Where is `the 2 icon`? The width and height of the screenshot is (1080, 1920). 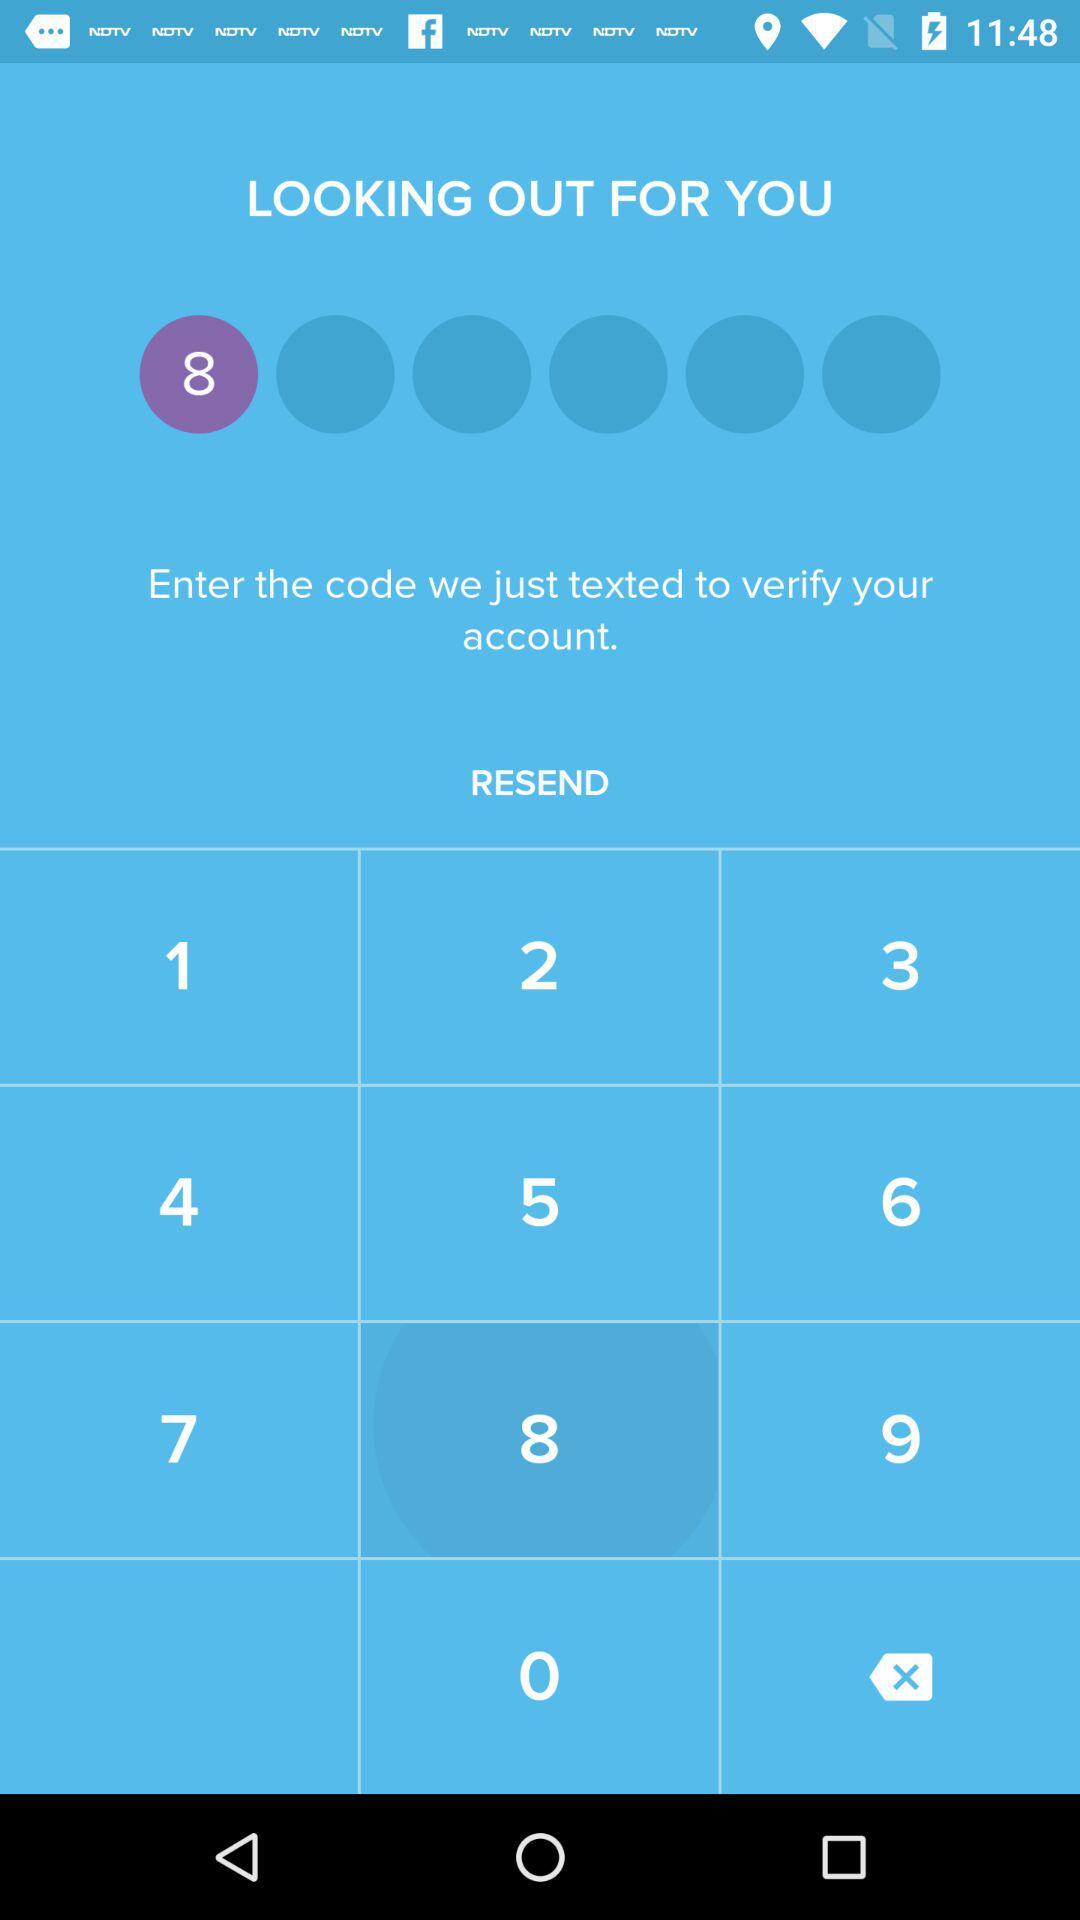
the 2 icon is located at coordinates (538, 967).